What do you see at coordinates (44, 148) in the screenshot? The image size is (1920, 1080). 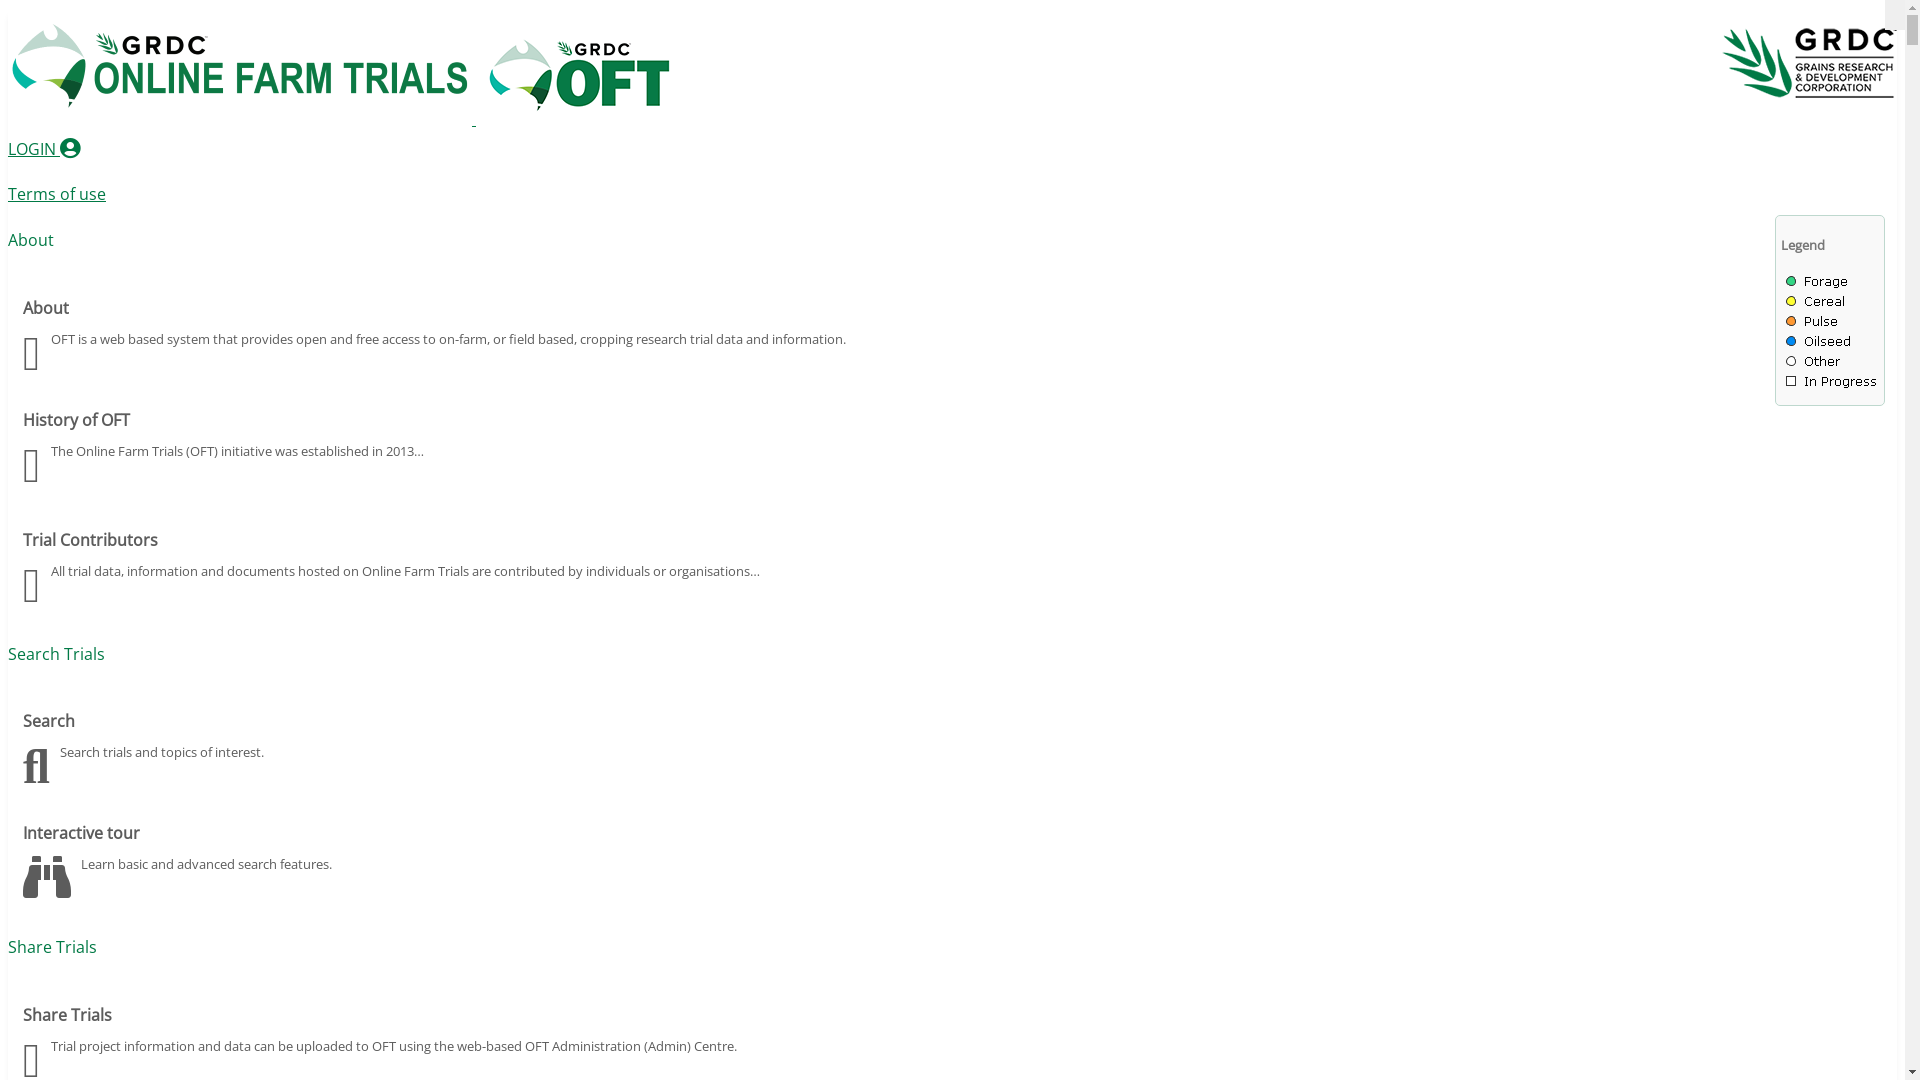 I see `'LOGIN'` at bounding box center [44, 148].